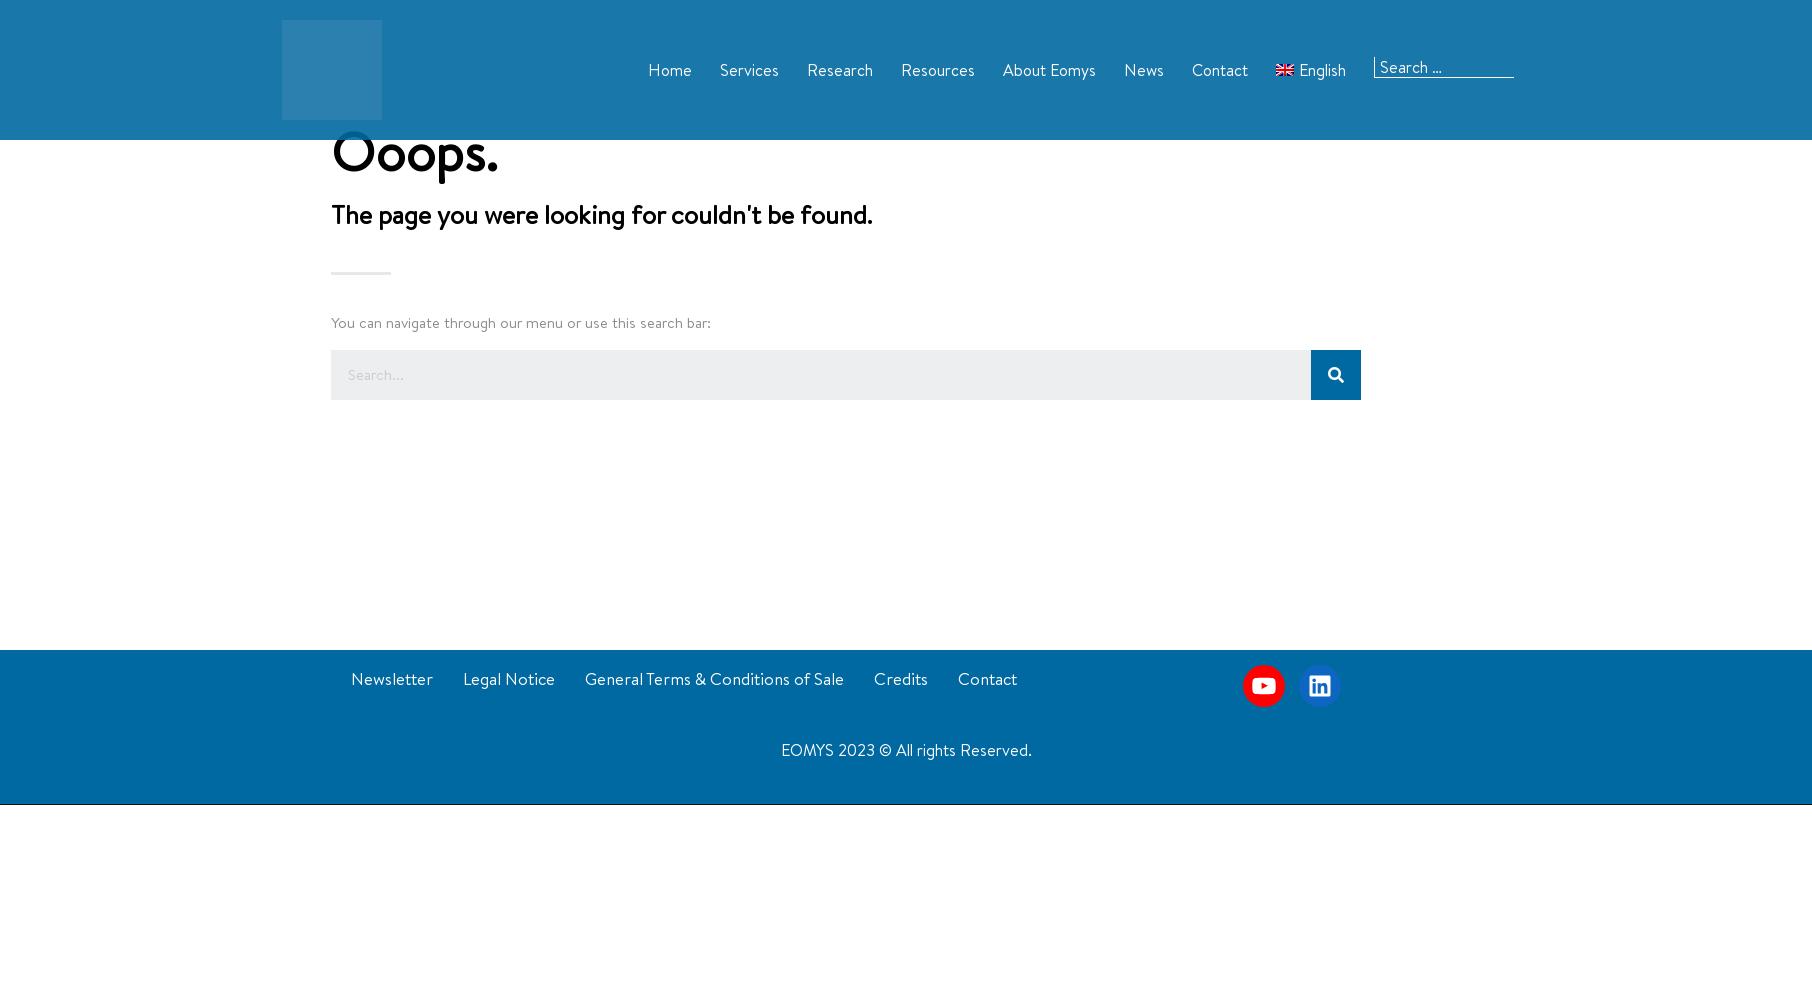 The image size is (1812, 1000). What do you see at coordinates (1019, 128) in the screenshot?
I see `'Vision & values'` at bounding box center [1019, 128].